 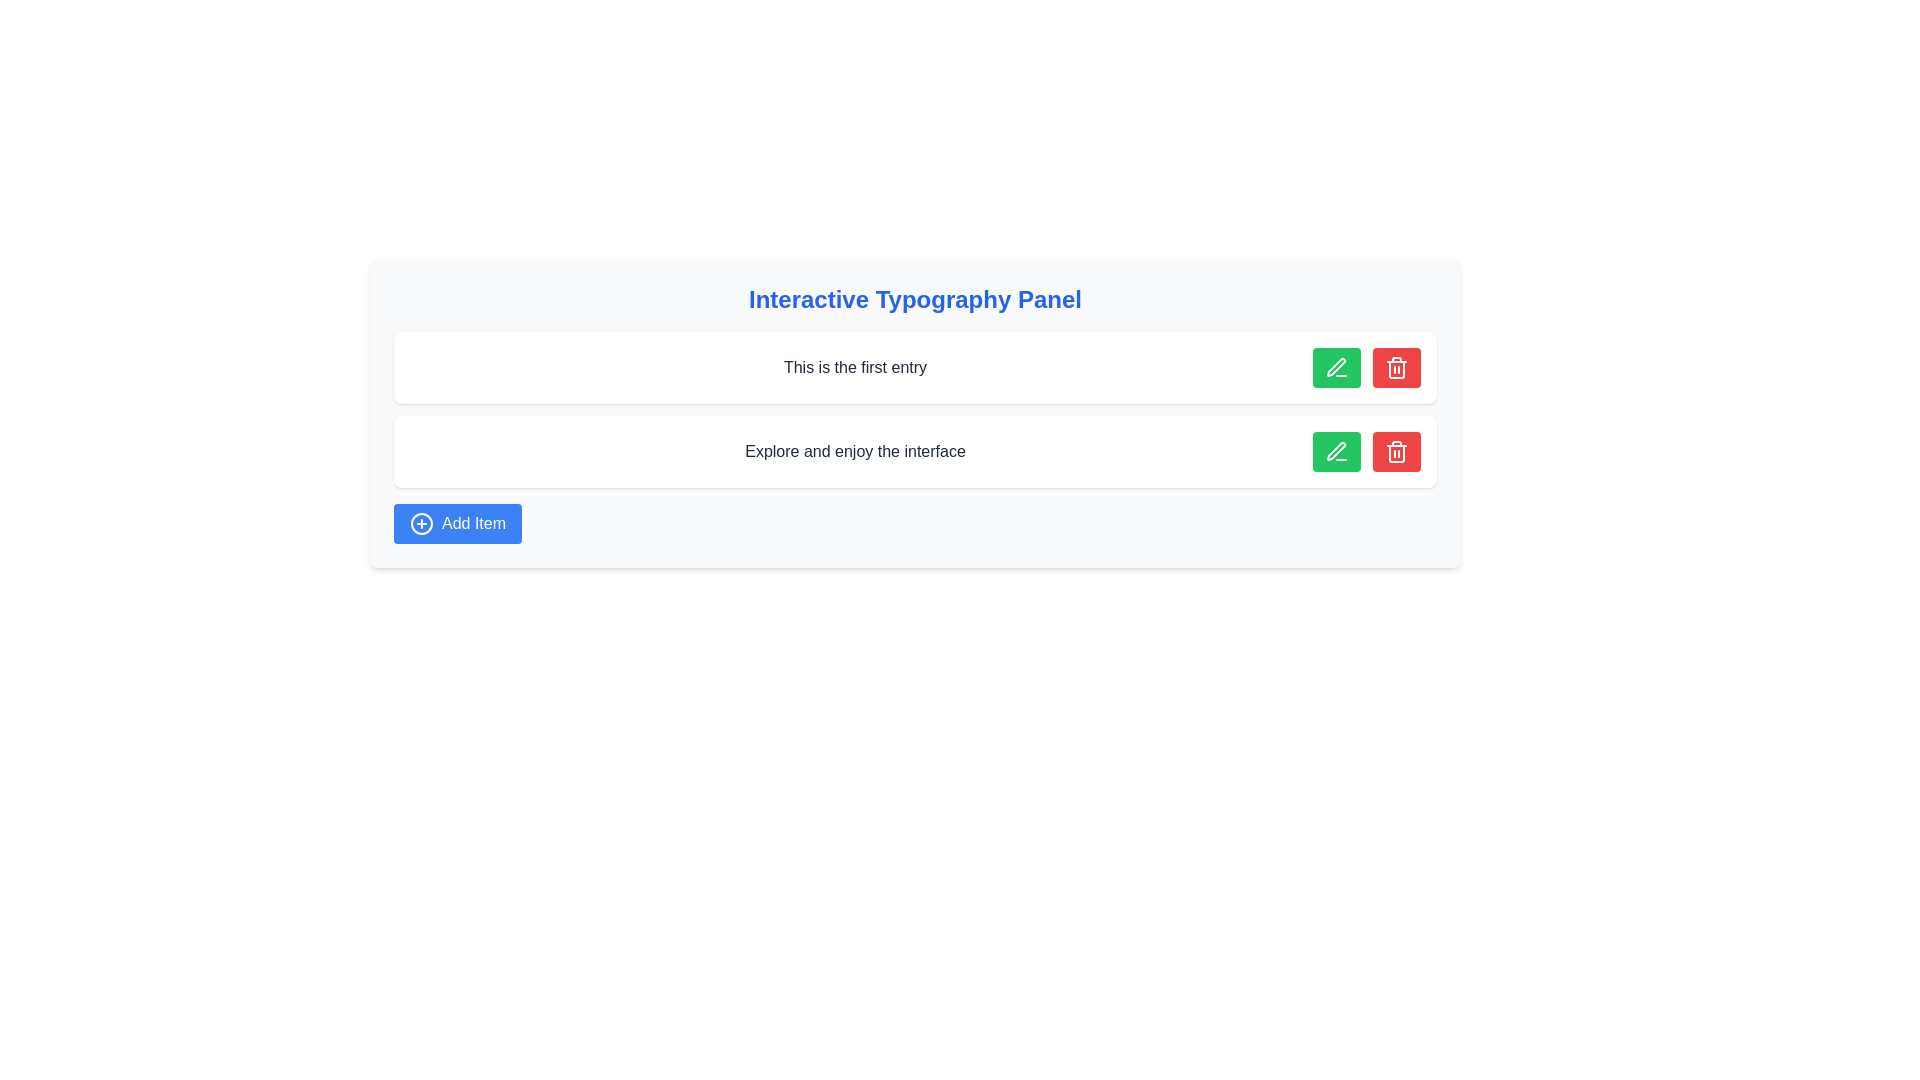 I want to click on the red trash icon button located at the far right of the second row in the interactive typography panel to initiate a delete action, so click(x=1395, y=451).